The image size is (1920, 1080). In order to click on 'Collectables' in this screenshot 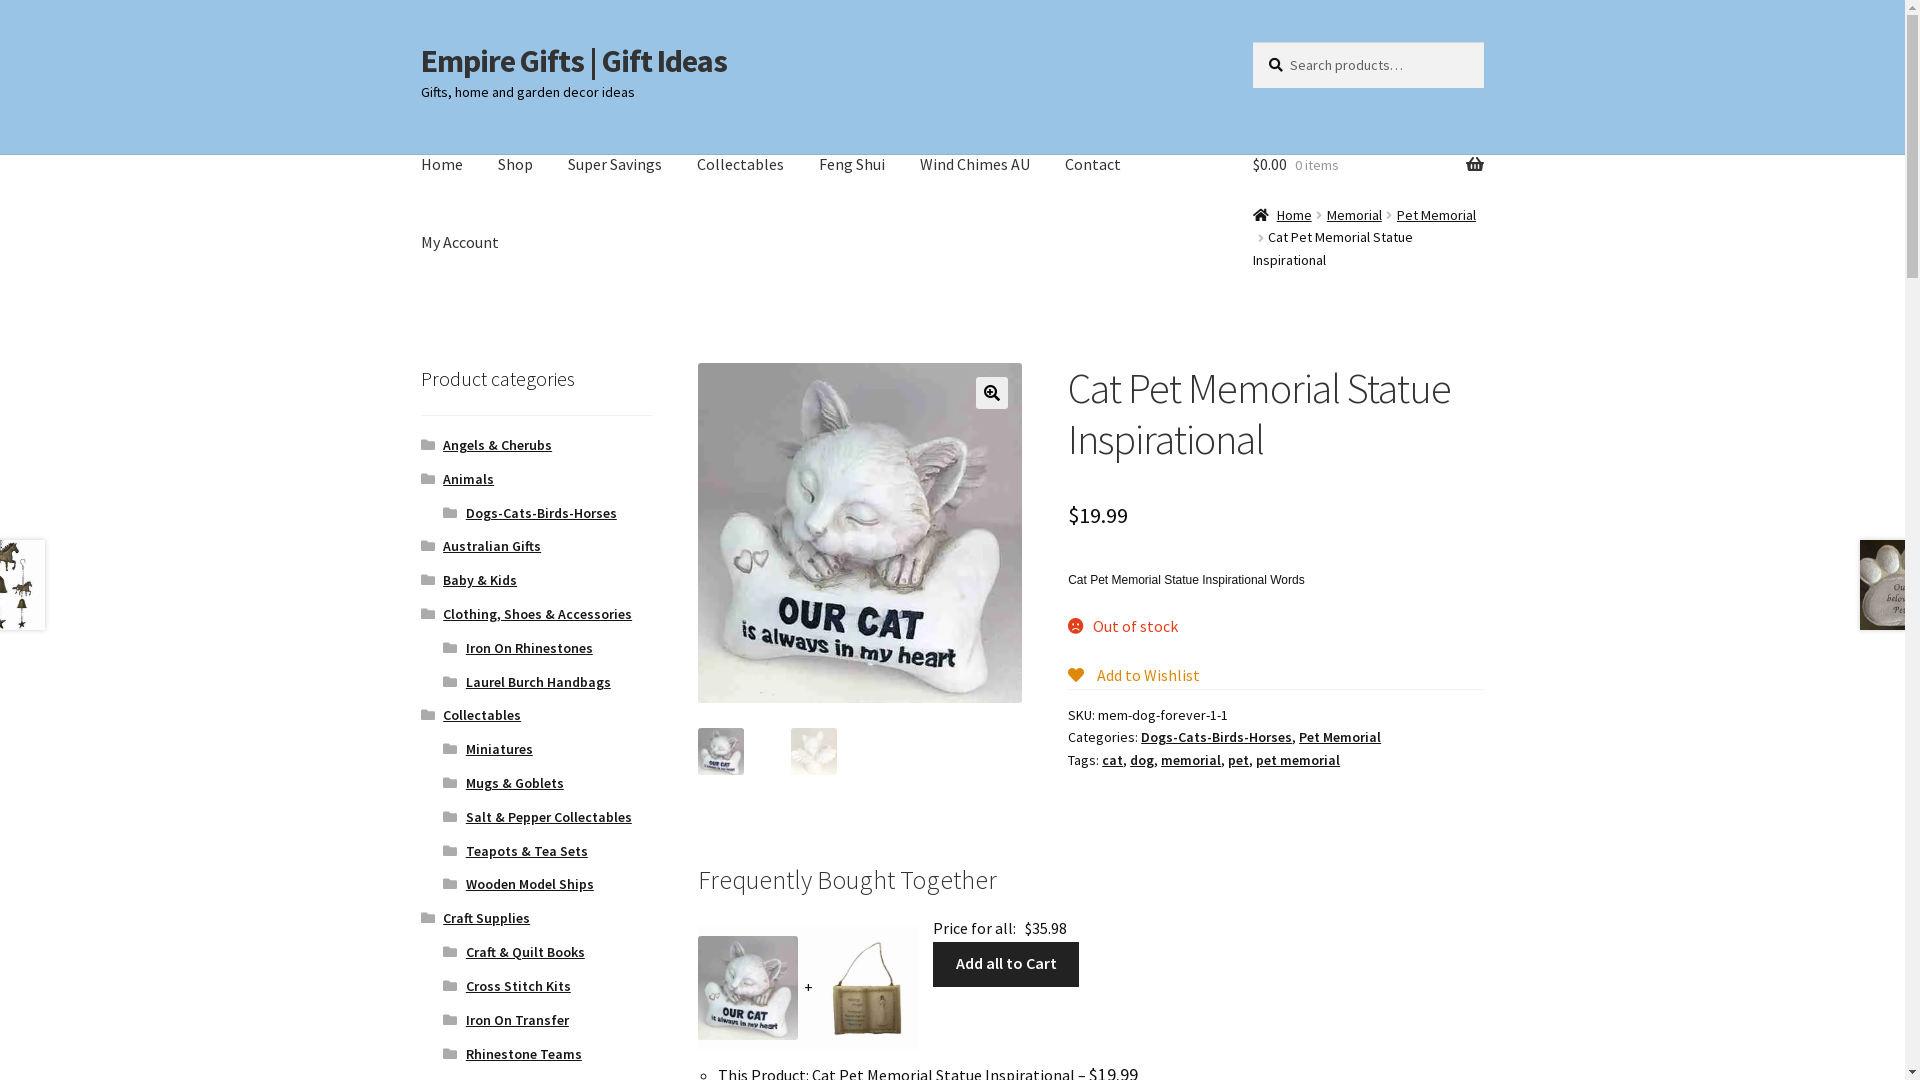, I will do `click(739, 164)`.